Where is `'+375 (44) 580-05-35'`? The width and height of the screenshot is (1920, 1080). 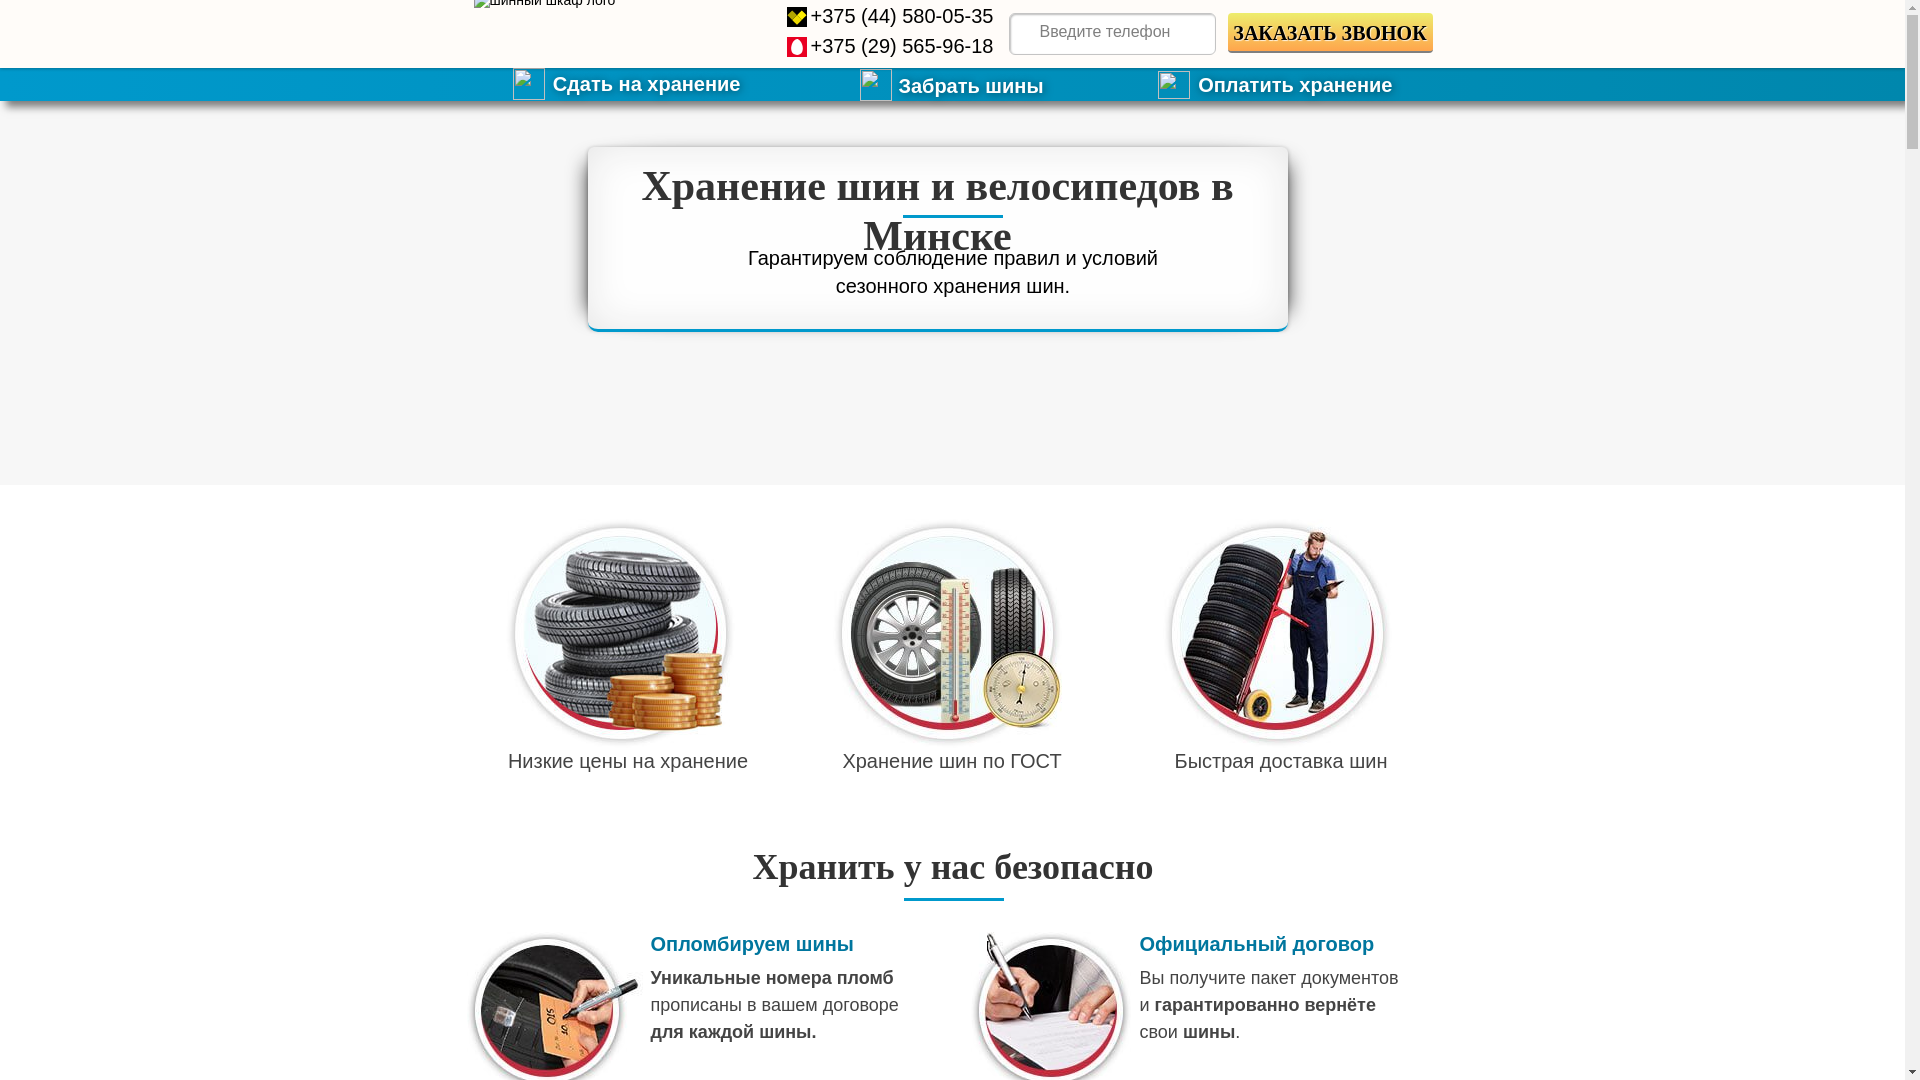
'+375 (44) 580-05-35' is located at coordinates (900, 15).